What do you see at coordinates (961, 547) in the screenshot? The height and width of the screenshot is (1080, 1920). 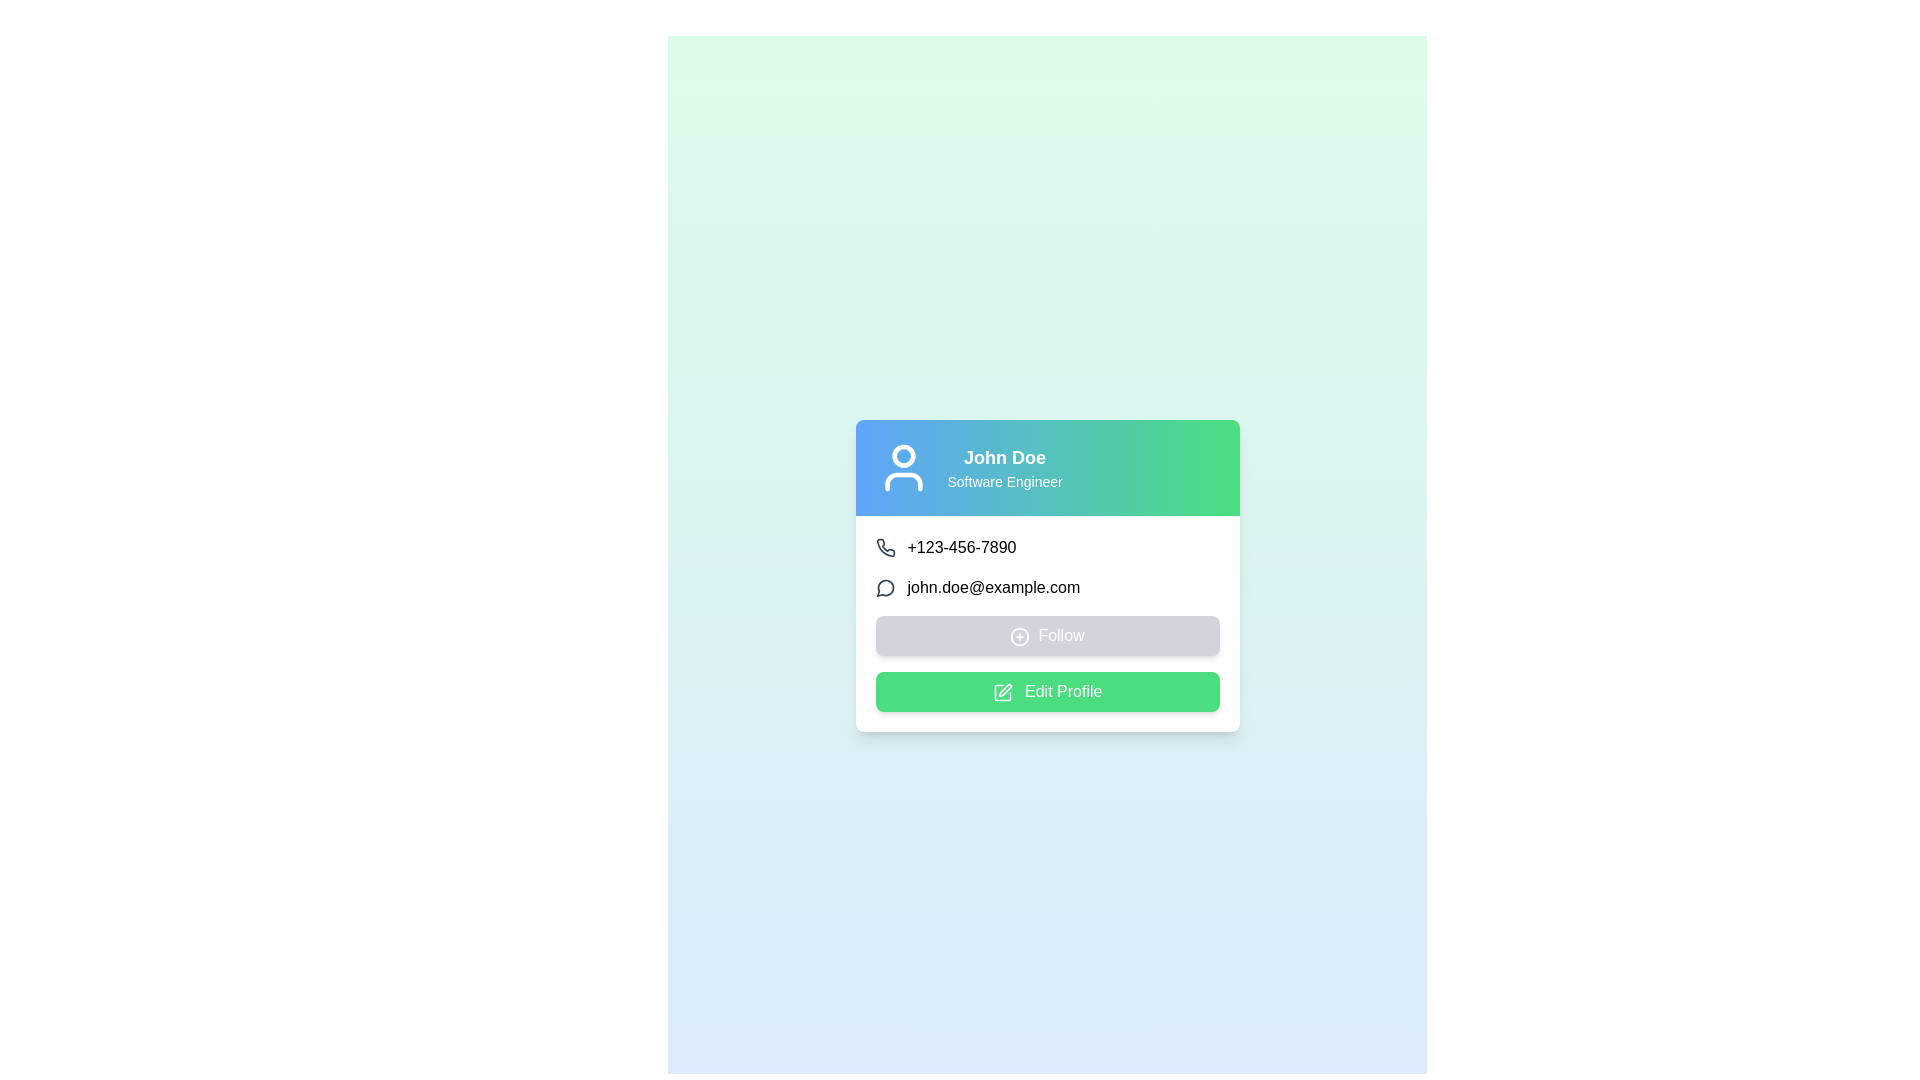 I see `the phone number display showing '+123-456-7890' located next to the phone icon in the user profile card` at bounding box center [961, 547].